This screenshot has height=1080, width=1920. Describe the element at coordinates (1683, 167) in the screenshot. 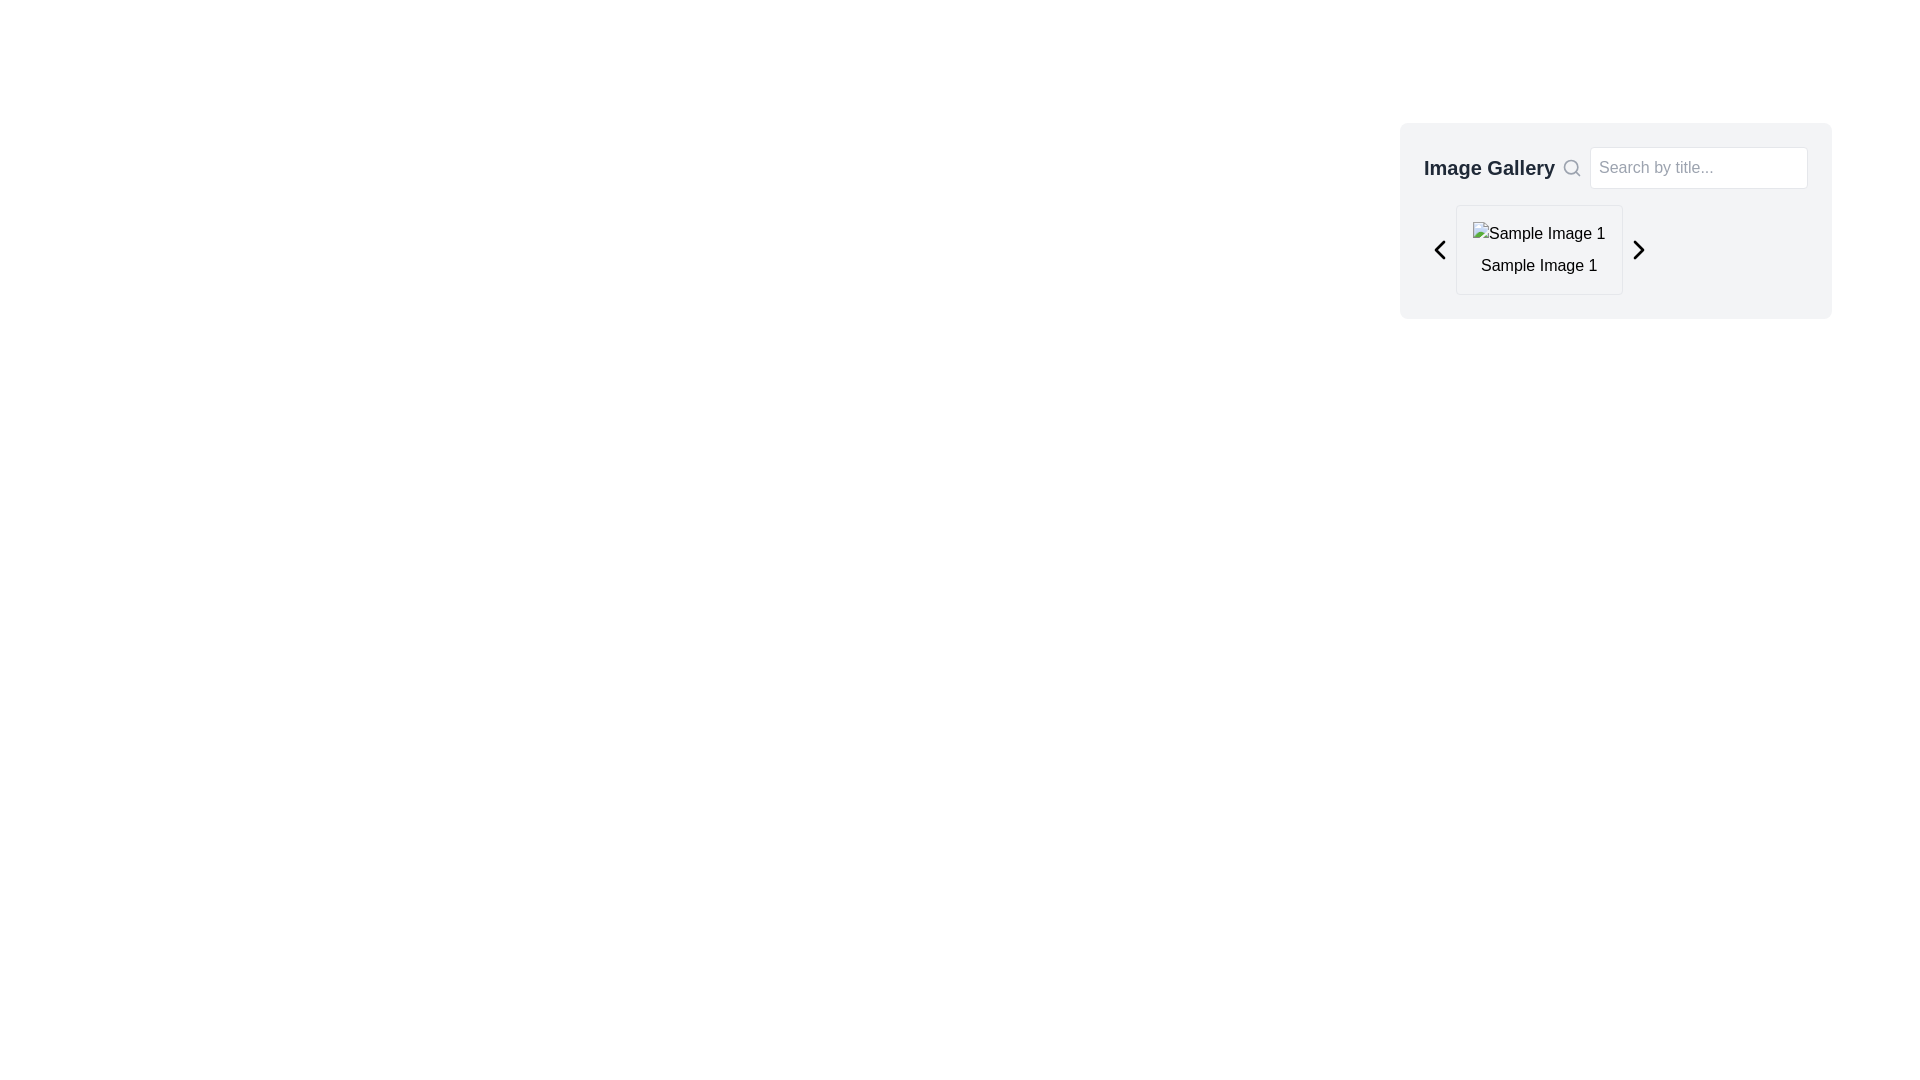

I see `the Search bar with an icon and a text input field located on the right side of the 'Image Gallery' title` at that location.